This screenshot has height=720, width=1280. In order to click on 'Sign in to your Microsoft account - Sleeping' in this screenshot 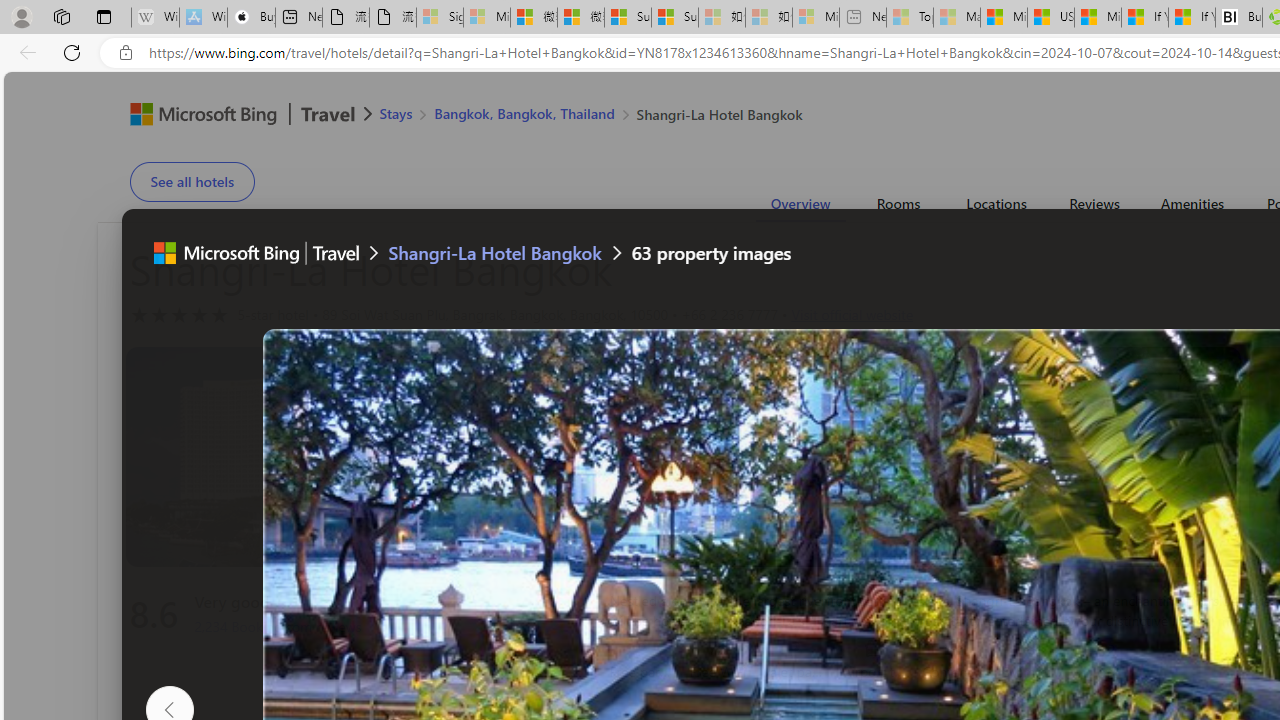, I will do `click(439, 17)`.